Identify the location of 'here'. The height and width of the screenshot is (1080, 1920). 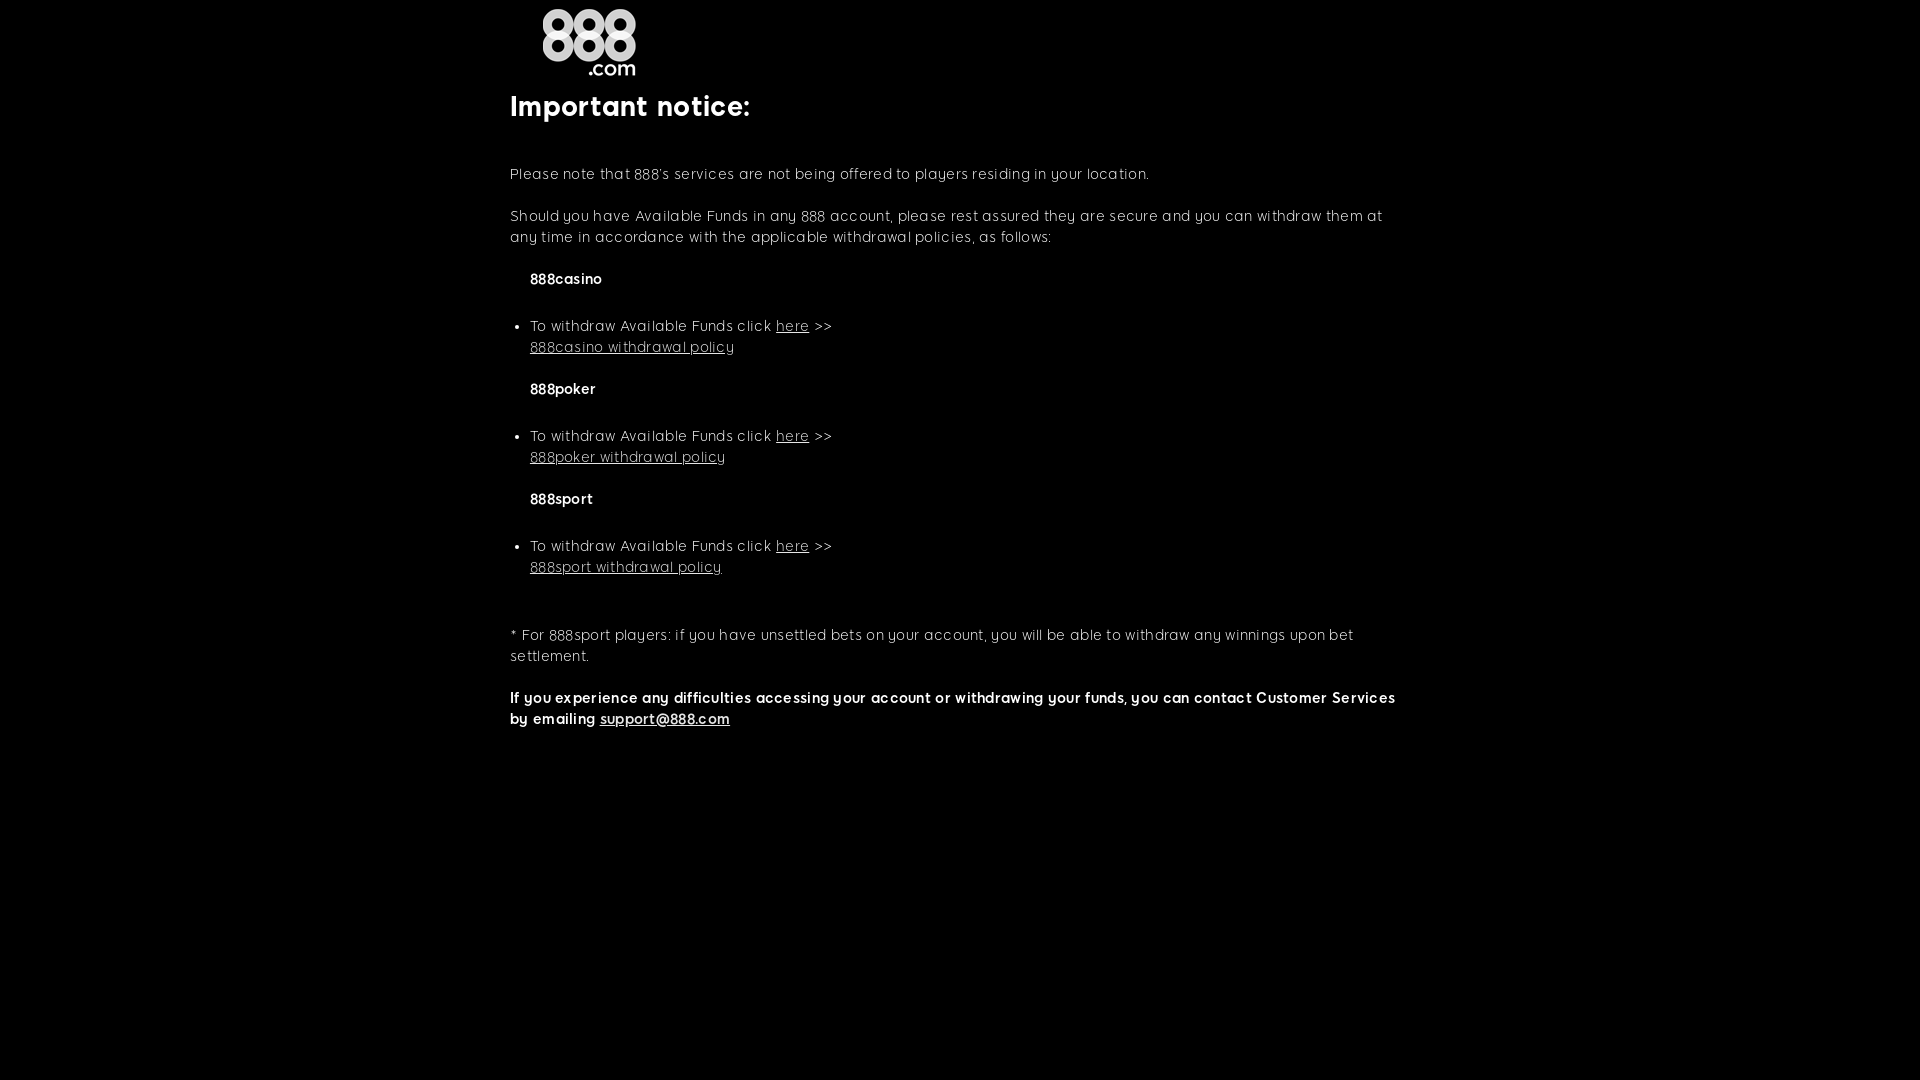
(791, 435).